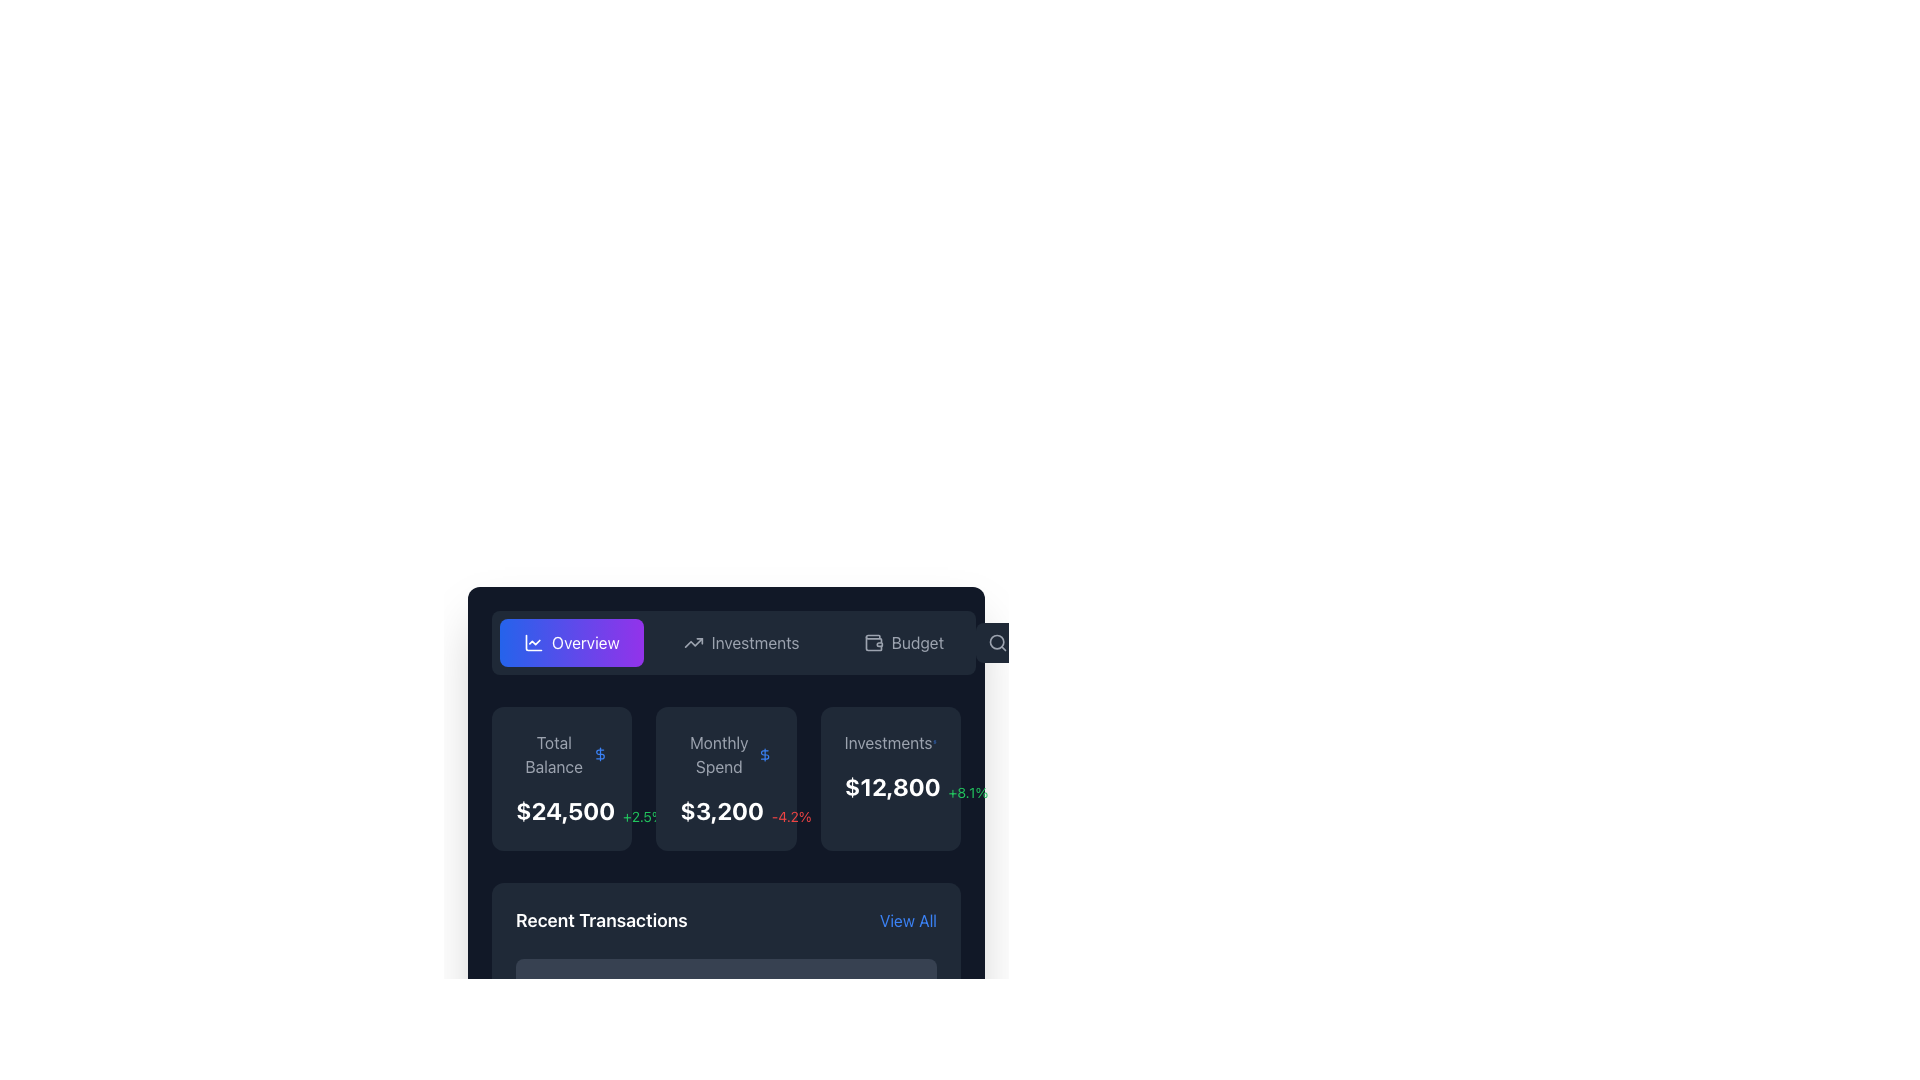 The image size is (1920, 1080). I want to click on text label that describes the associated monetary value and percentage below, located at the upper section of the card, so click(719, 755).